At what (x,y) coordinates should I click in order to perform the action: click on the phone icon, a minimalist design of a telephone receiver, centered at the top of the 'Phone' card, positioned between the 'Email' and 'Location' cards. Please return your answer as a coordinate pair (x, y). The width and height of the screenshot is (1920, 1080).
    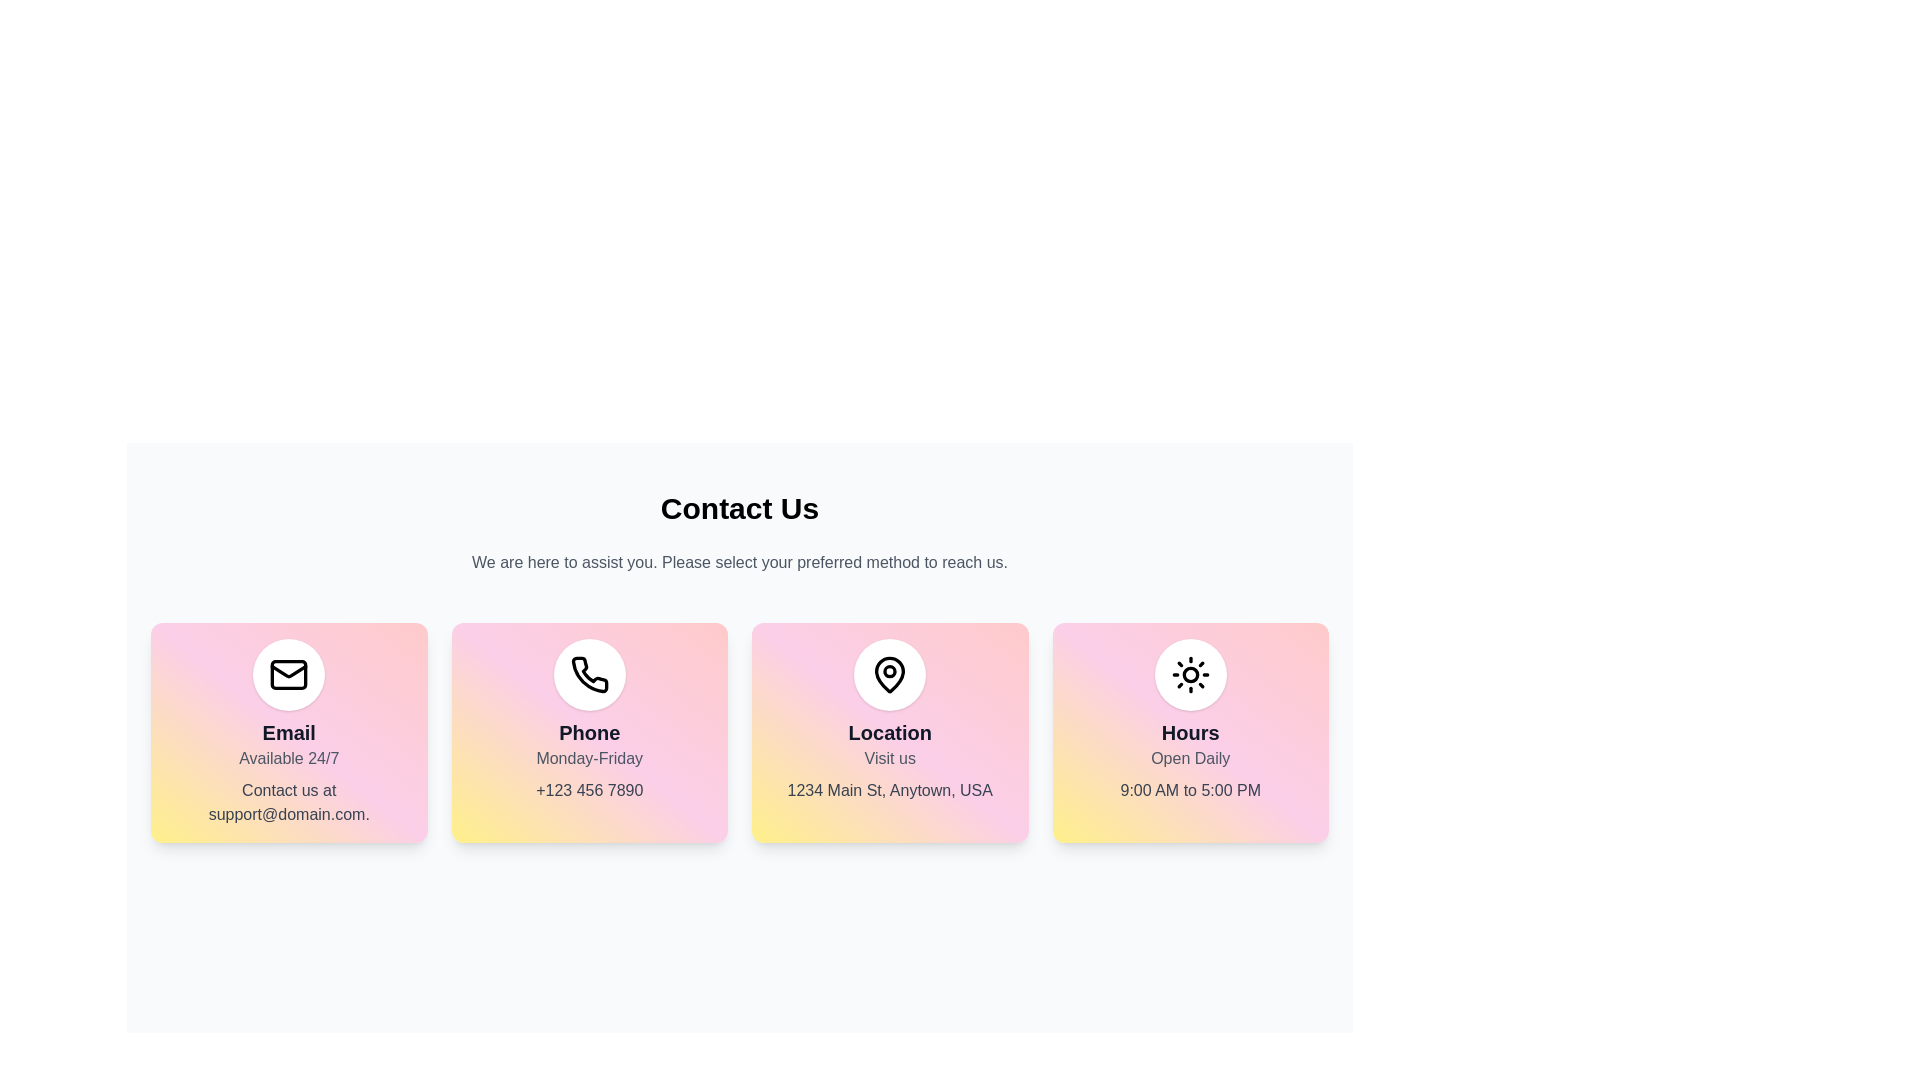
    Looking at the image, I should click on (588, 674).